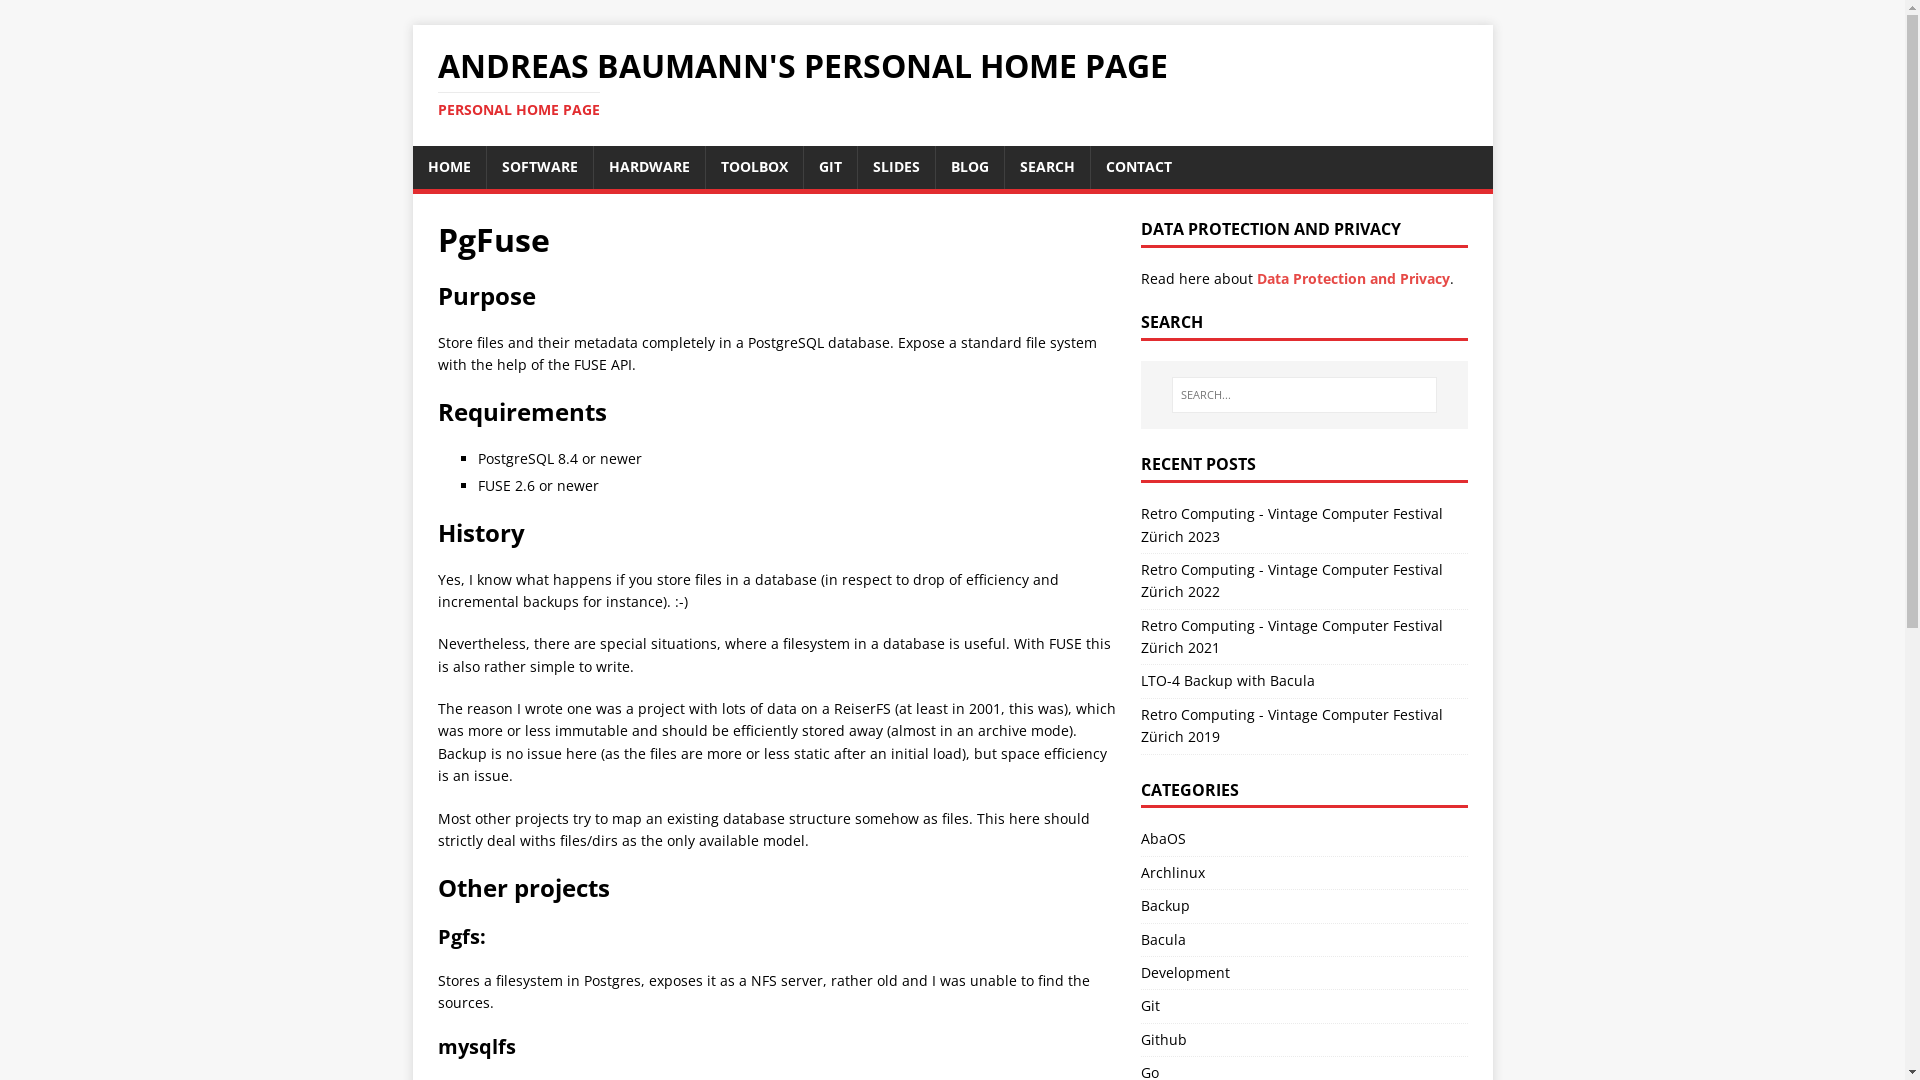 The height and width of the screenshot is (1080, 1920). I want to click on 'CONTACT', so click(1137, 165).